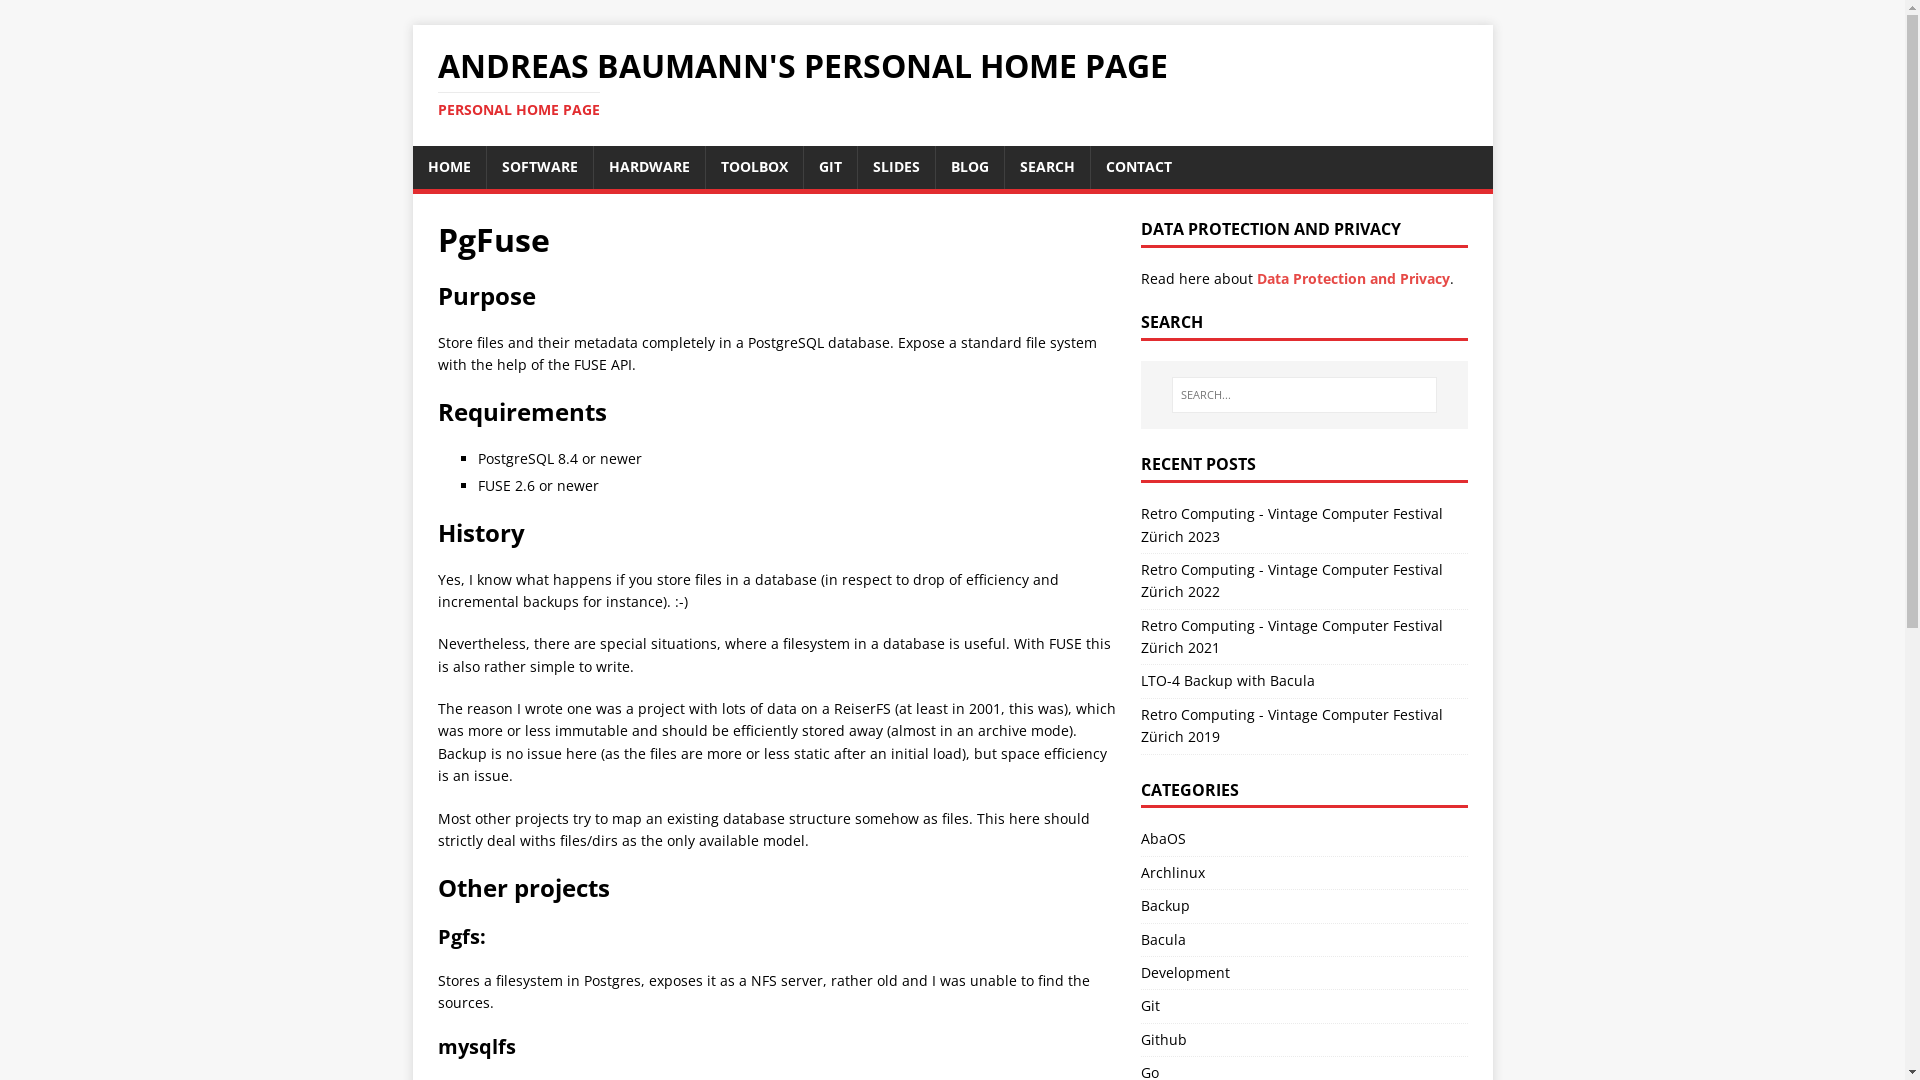 The height and width of the screenshot is (1080, 1920). I want to click on 'CONTACT', so click(1137, 165).